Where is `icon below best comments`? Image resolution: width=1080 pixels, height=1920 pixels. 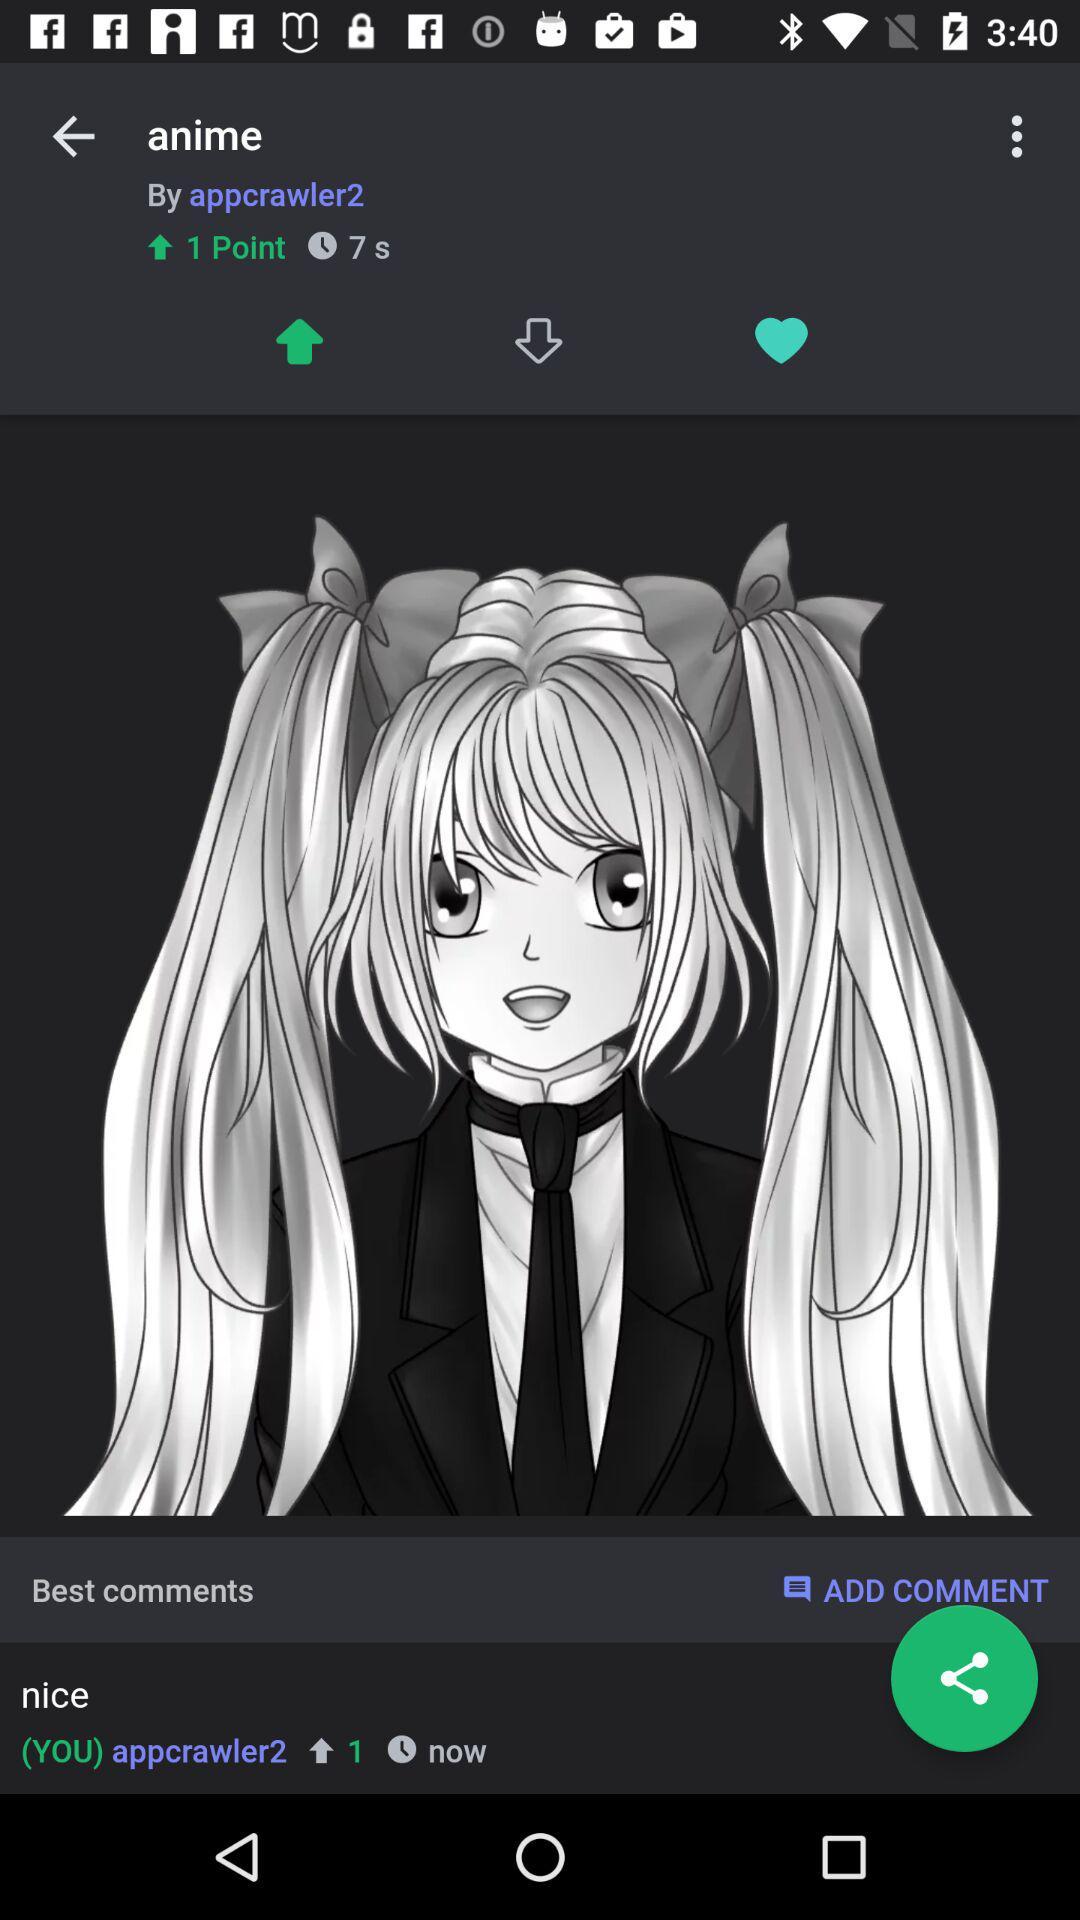 icon below best comments is located at coordinates (533, 1697).